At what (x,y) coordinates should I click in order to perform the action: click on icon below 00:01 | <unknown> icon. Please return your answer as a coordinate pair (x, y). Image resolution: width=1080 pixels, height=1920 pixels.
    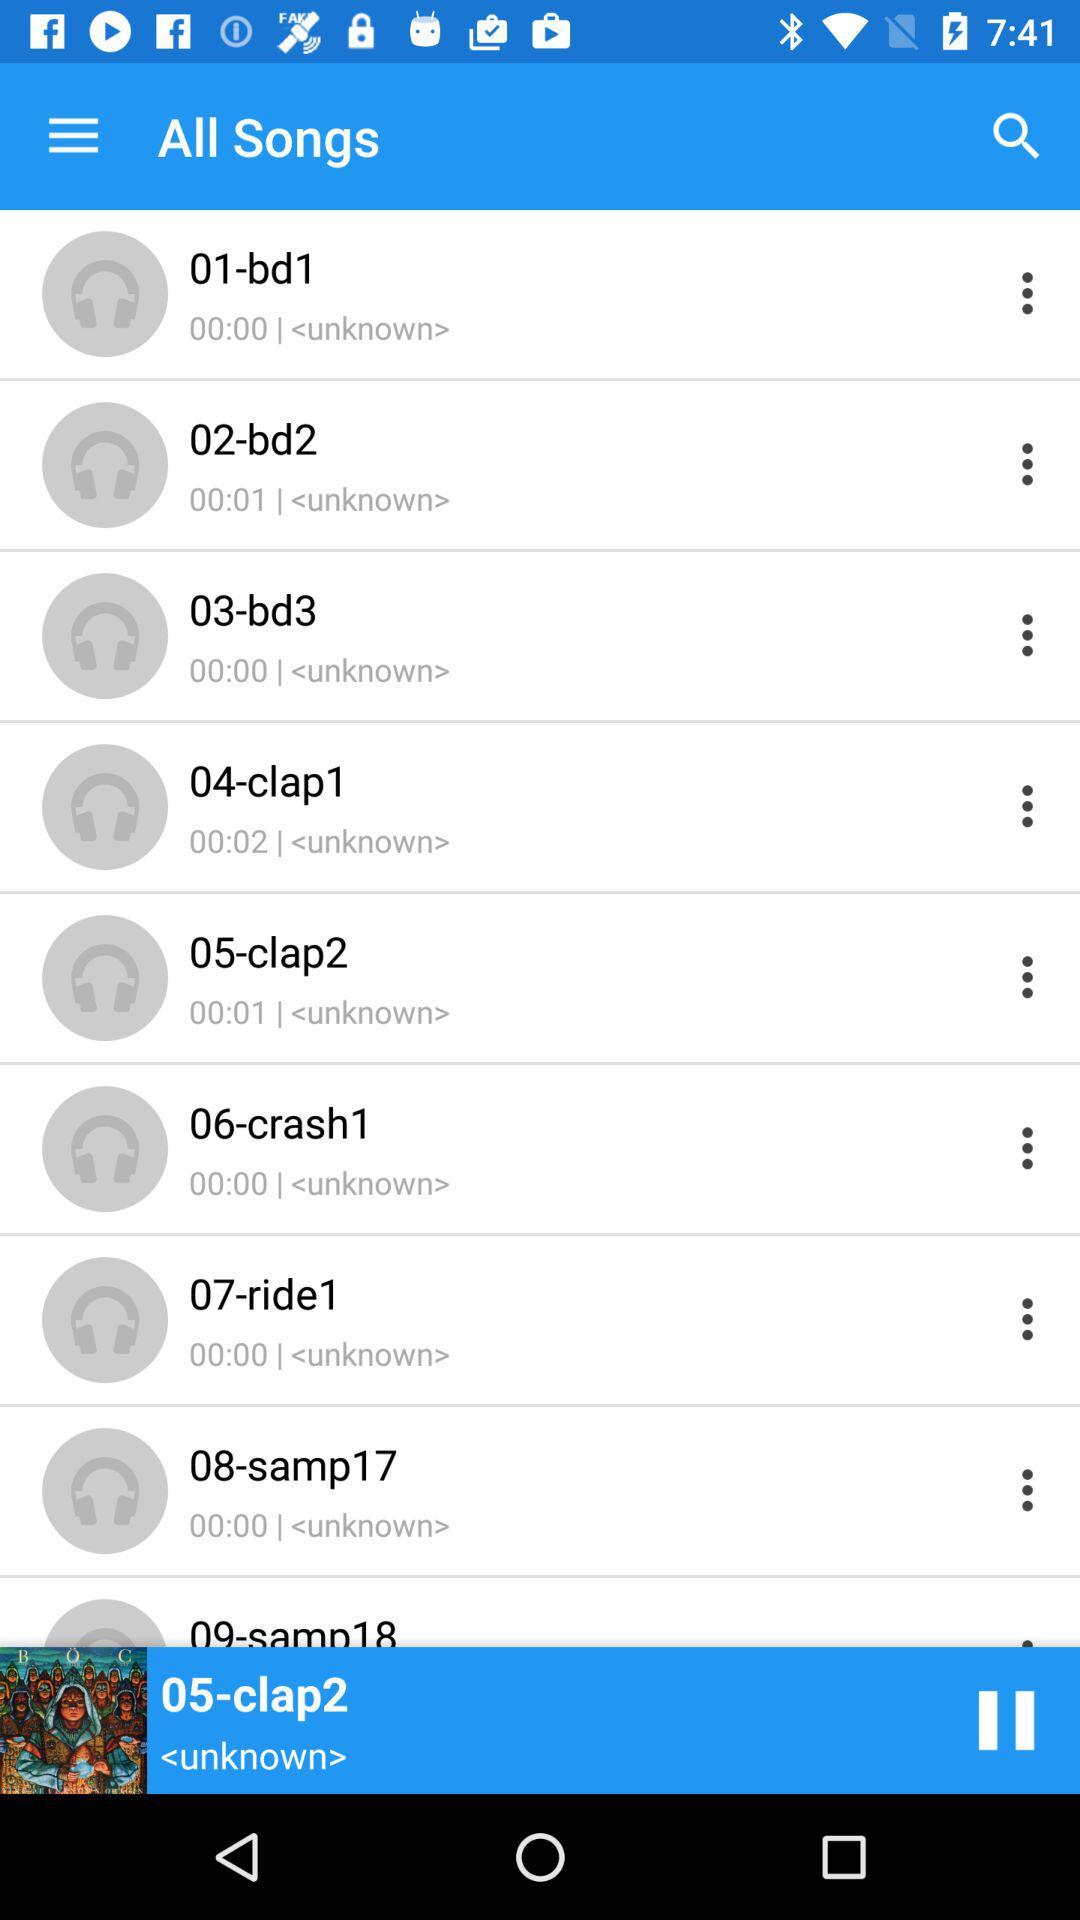
    Looking at the image, I should click on (591, 608).